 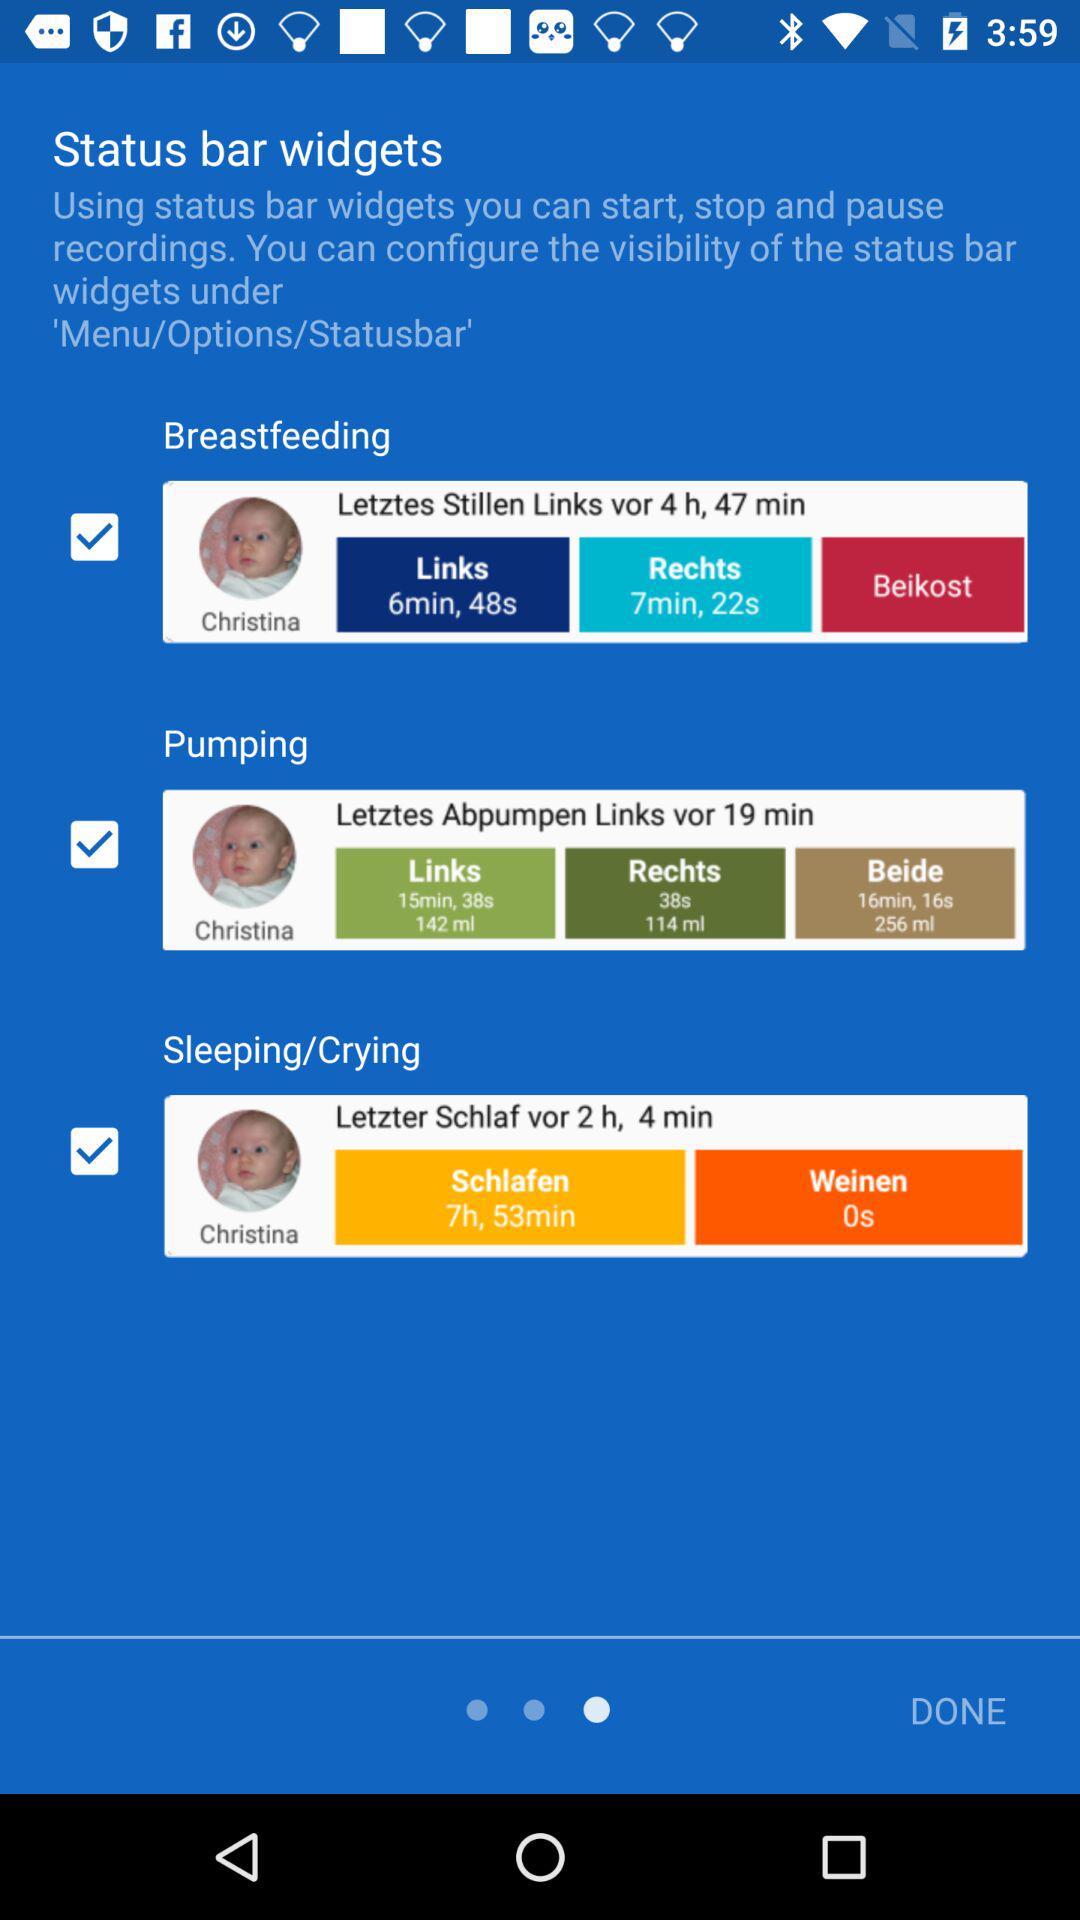 I want to click on pumping status bar widget, so click(x=94, y=844).